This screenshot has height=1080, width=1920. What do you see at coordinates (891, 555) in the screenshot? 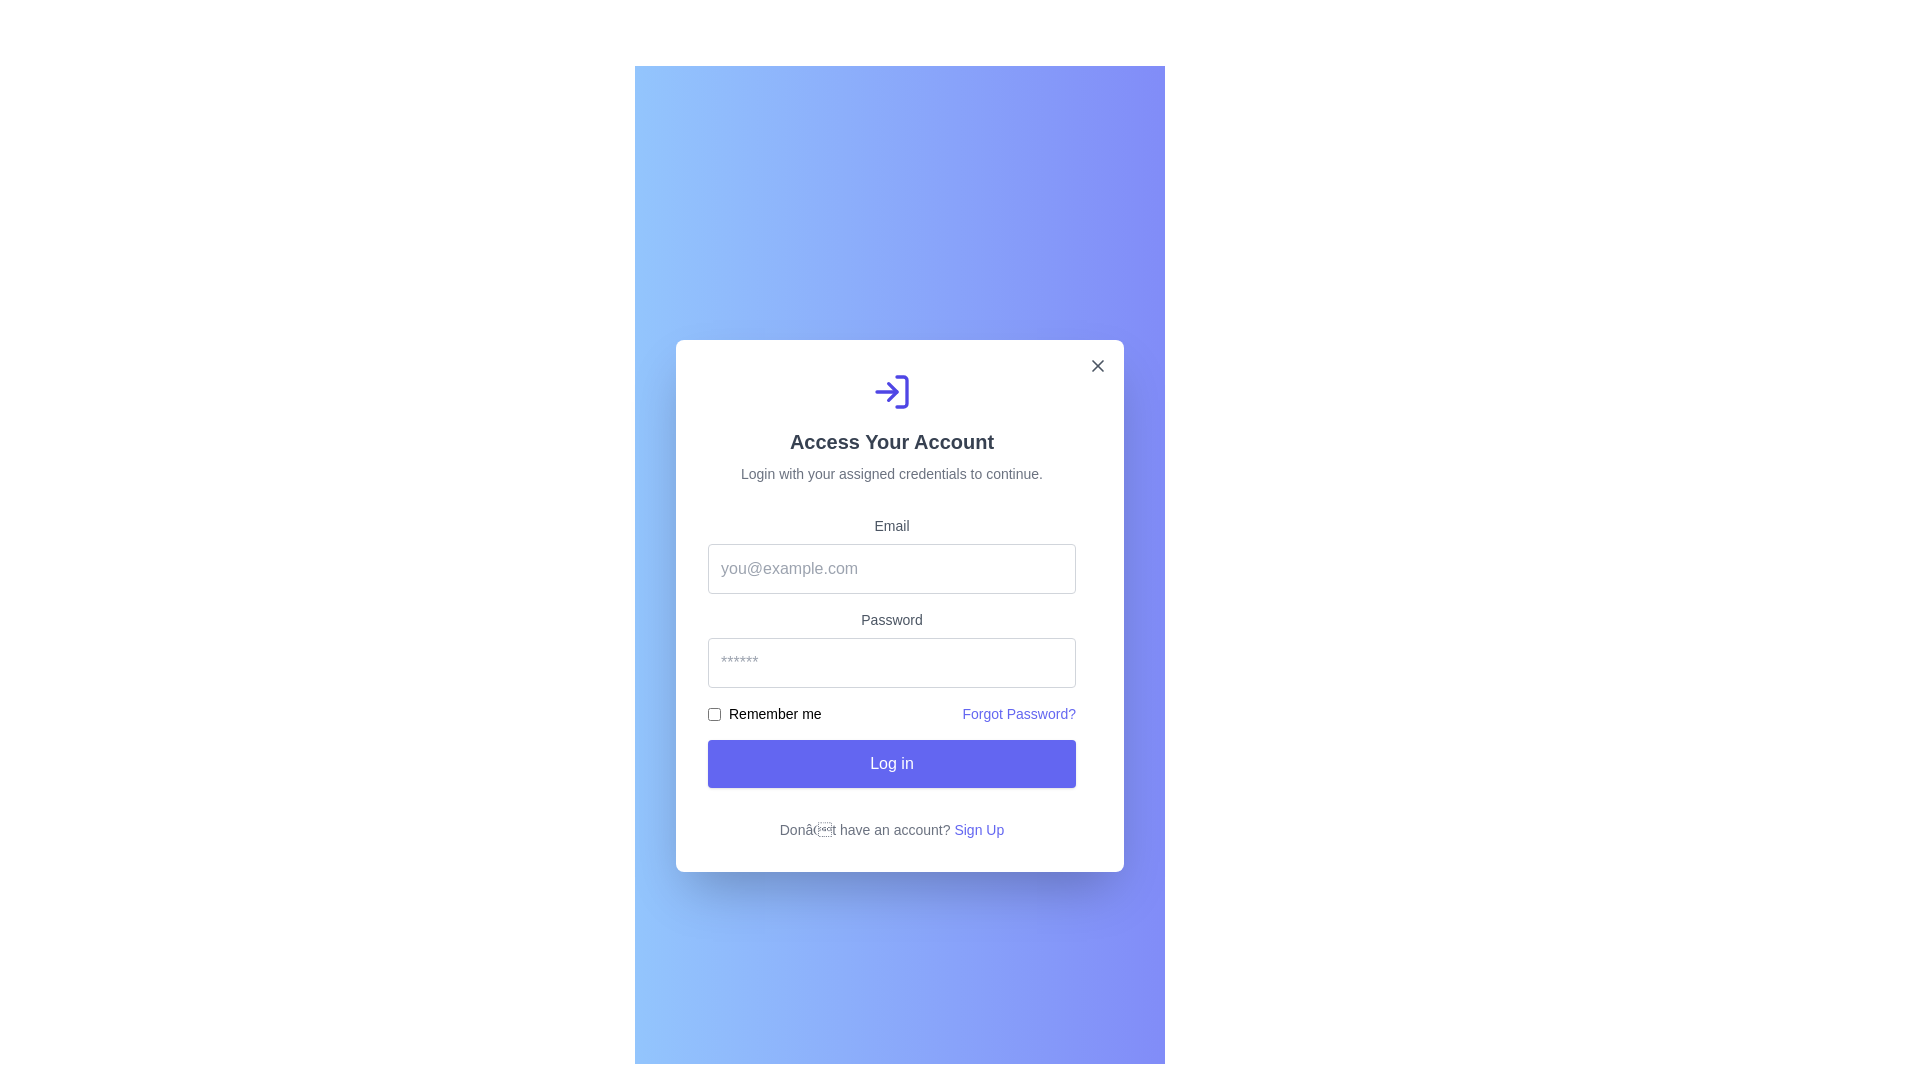
I see `the email input field located at the top section of the group` at bounding box center [891, 555].